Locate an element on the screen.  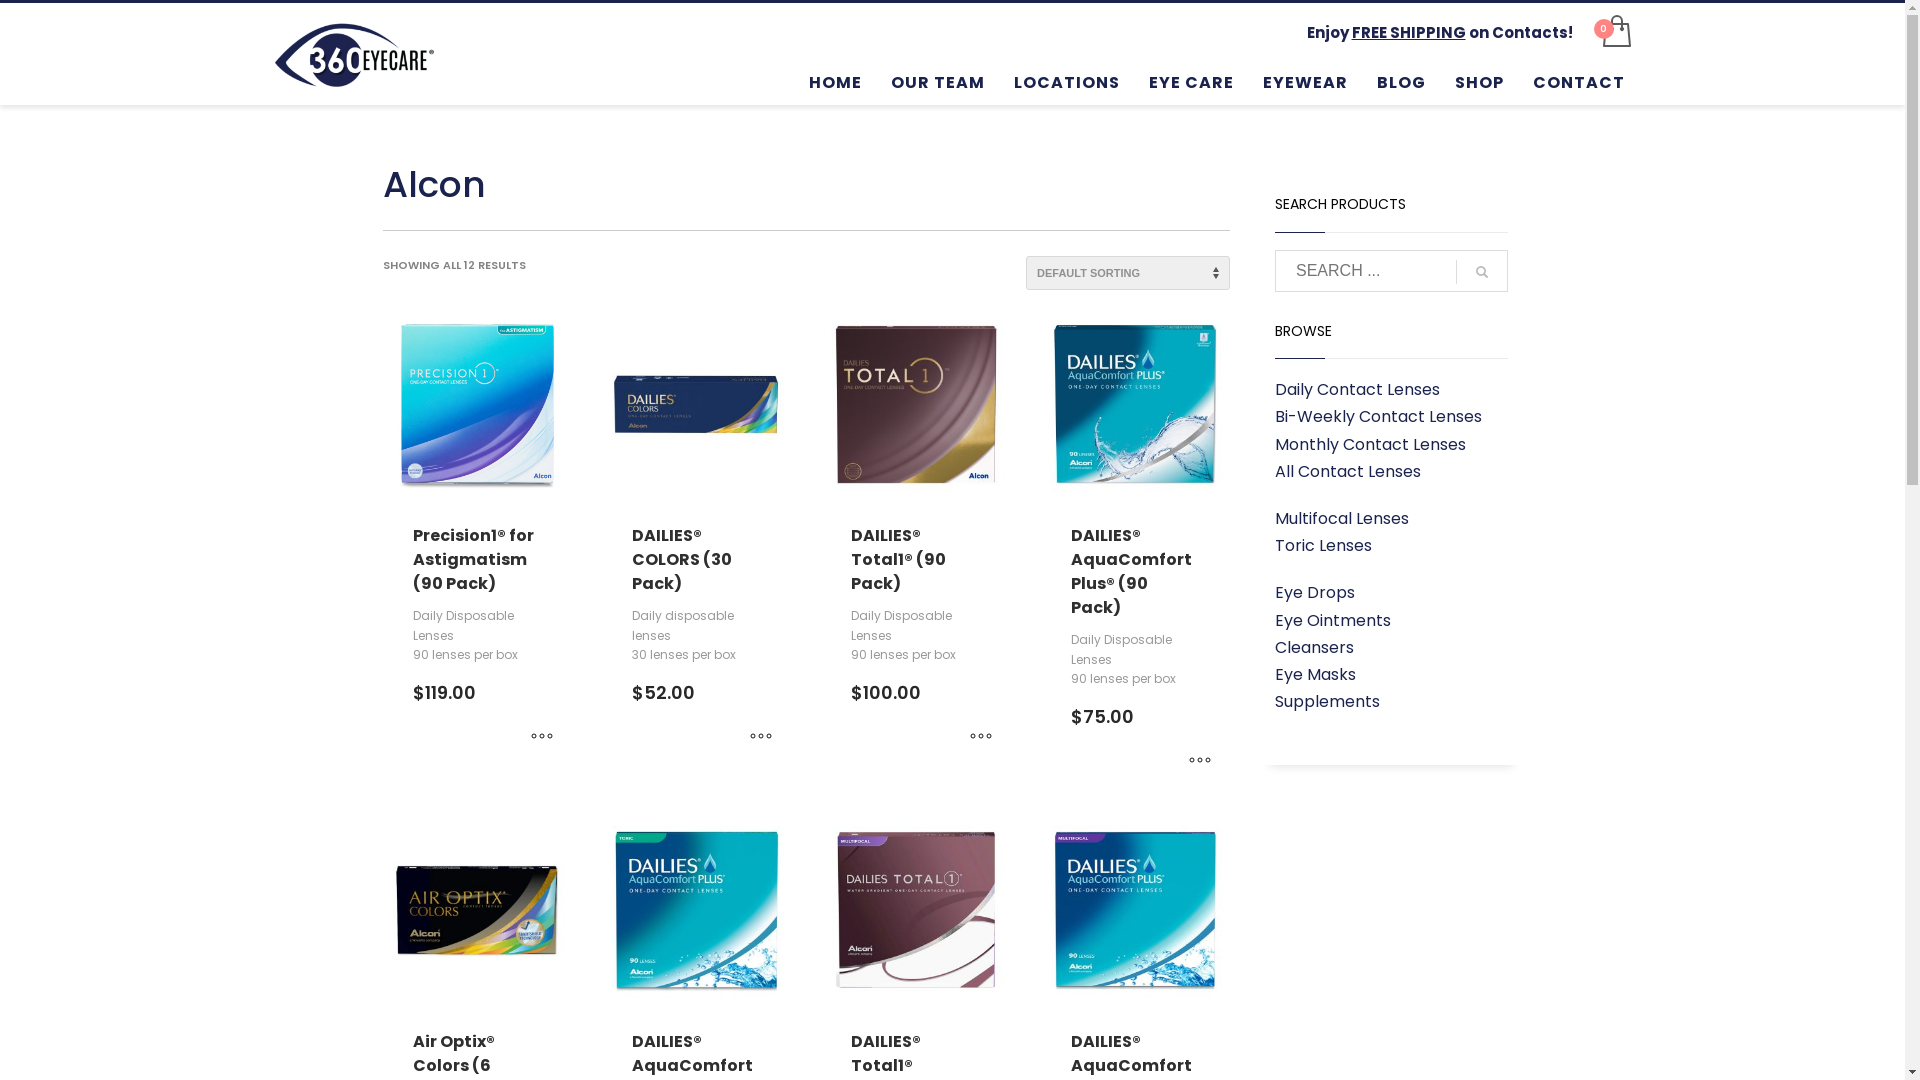
'All Contact Lenses' is located at coordinates (1348, 471).